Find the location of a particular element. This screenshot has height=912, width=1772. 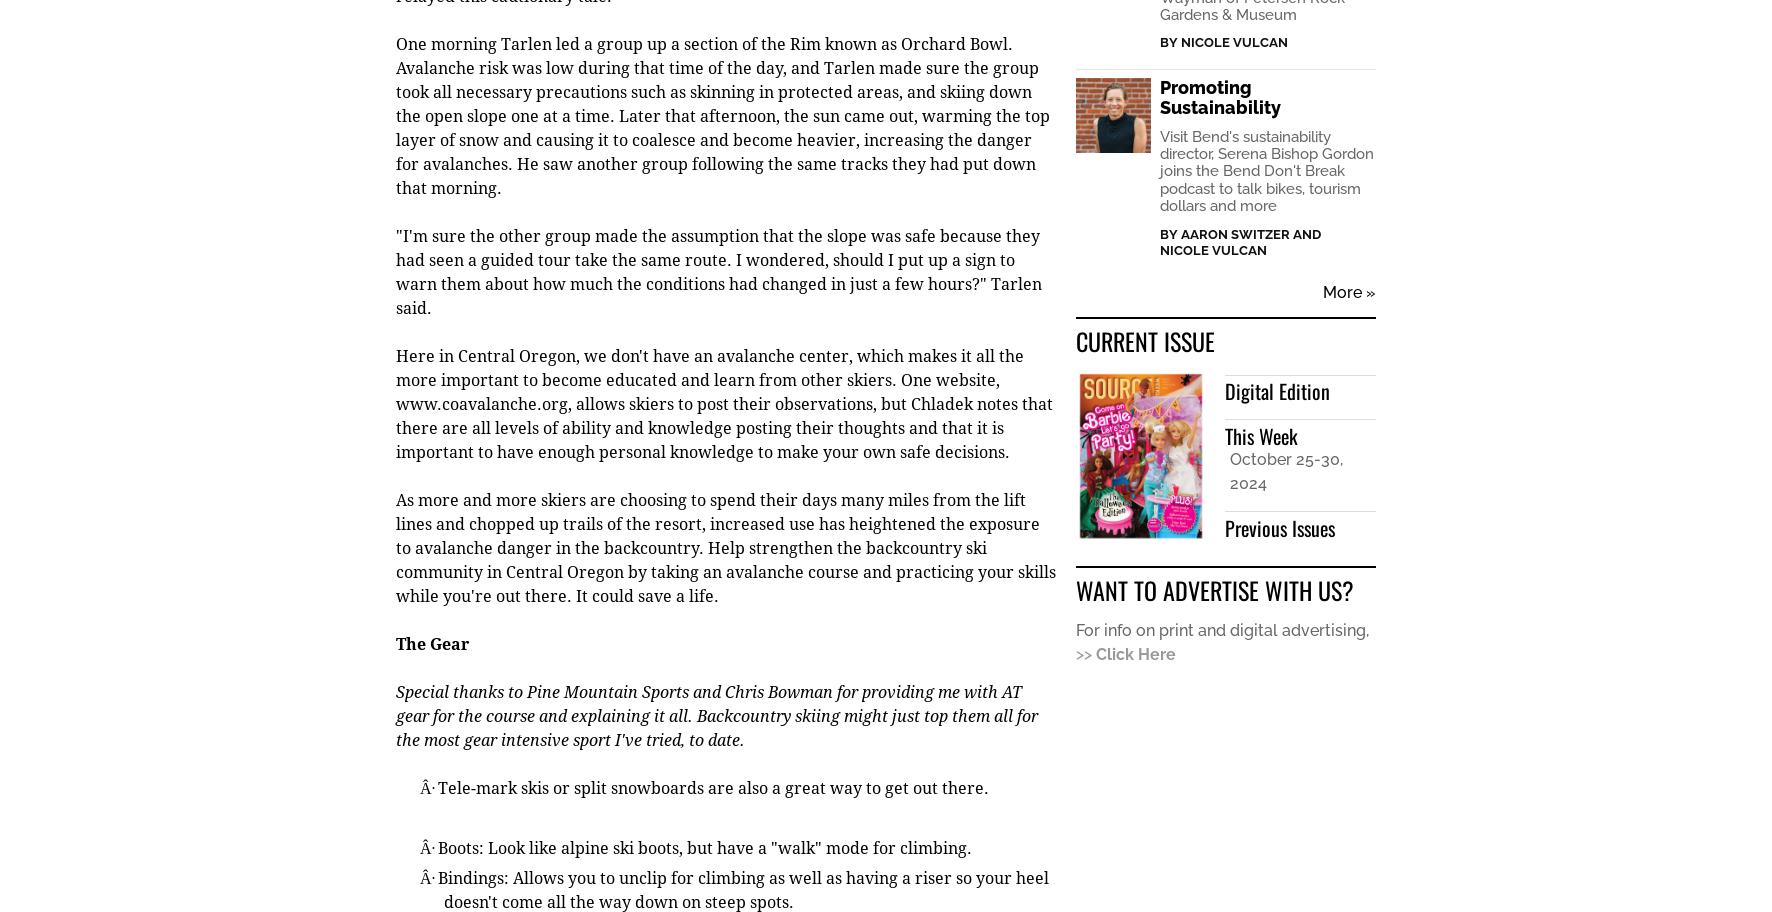

'By Aaron Switzer and Nicole Vulcan' is located at coordinates (1158, 243).